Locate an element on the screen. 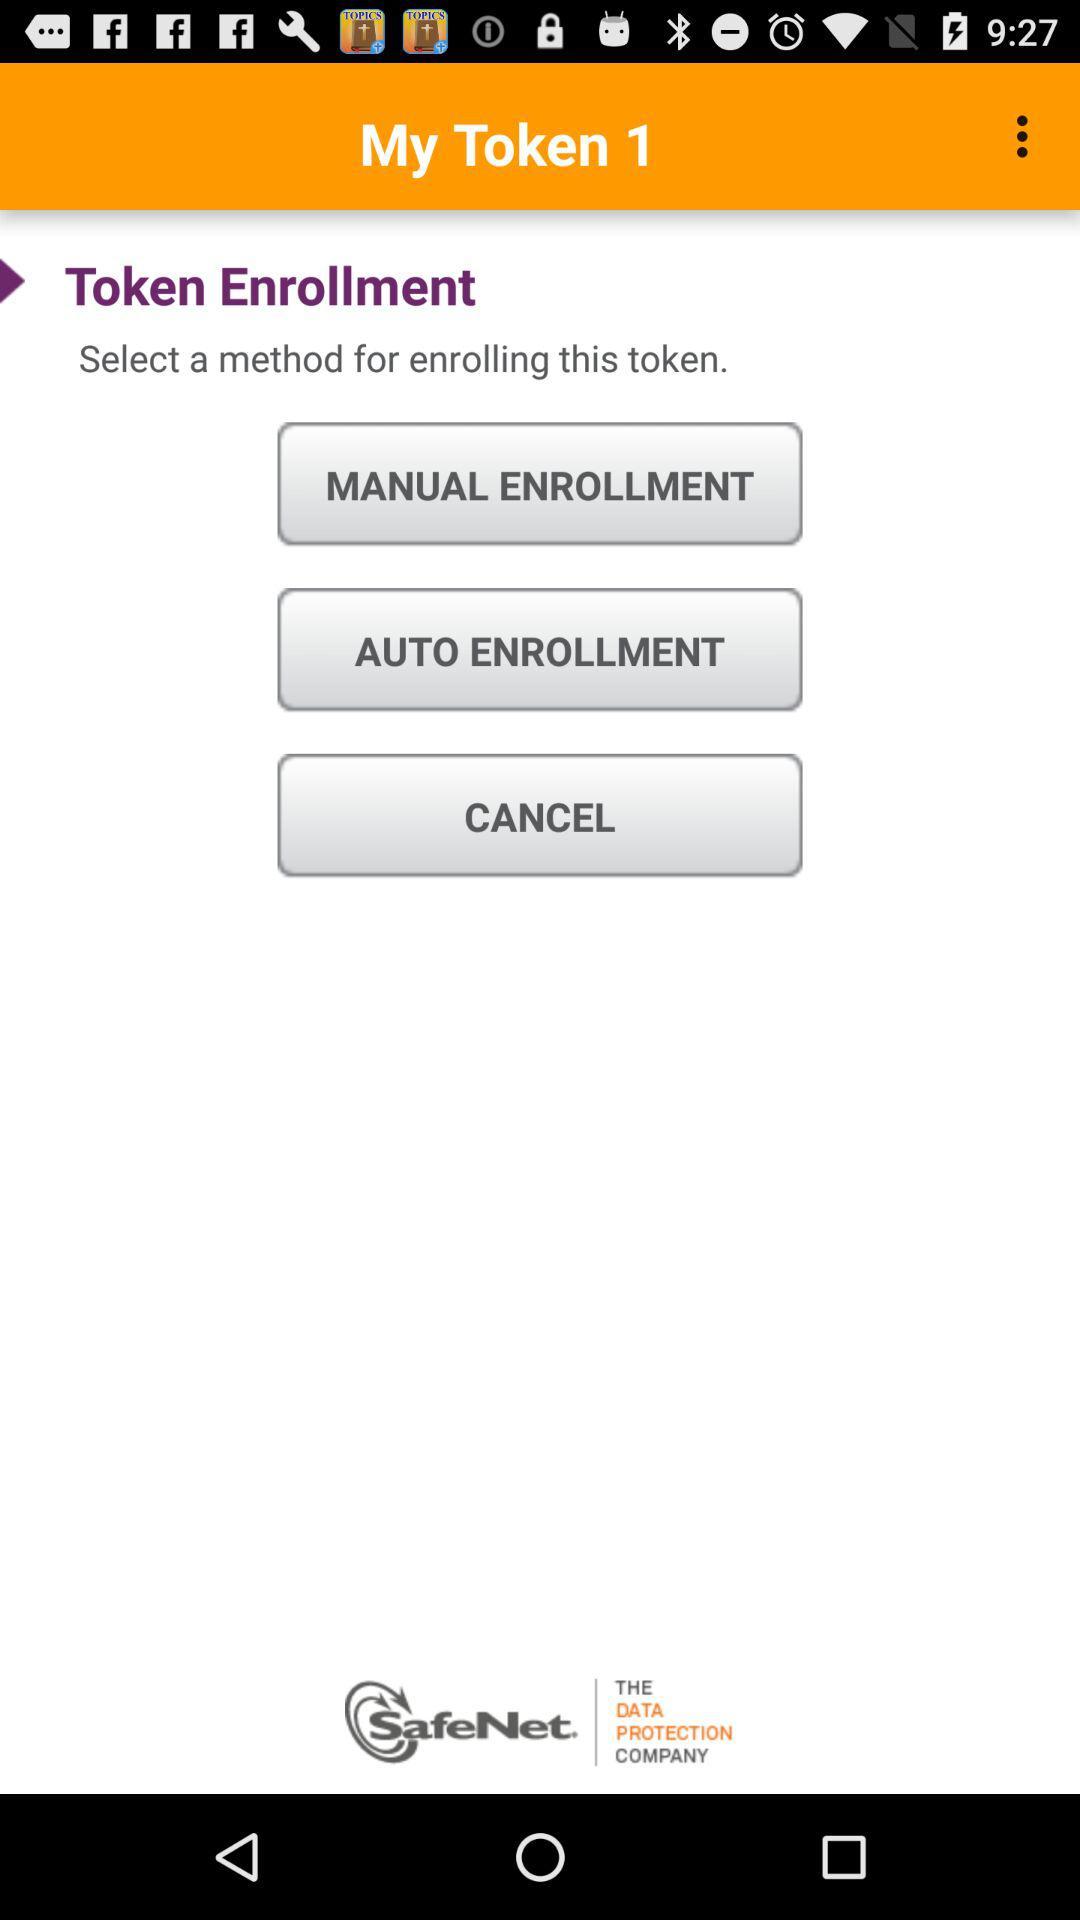 The image size is (1080, 1920). item next to my token 1 icon is located at coordinates (1027, 135).